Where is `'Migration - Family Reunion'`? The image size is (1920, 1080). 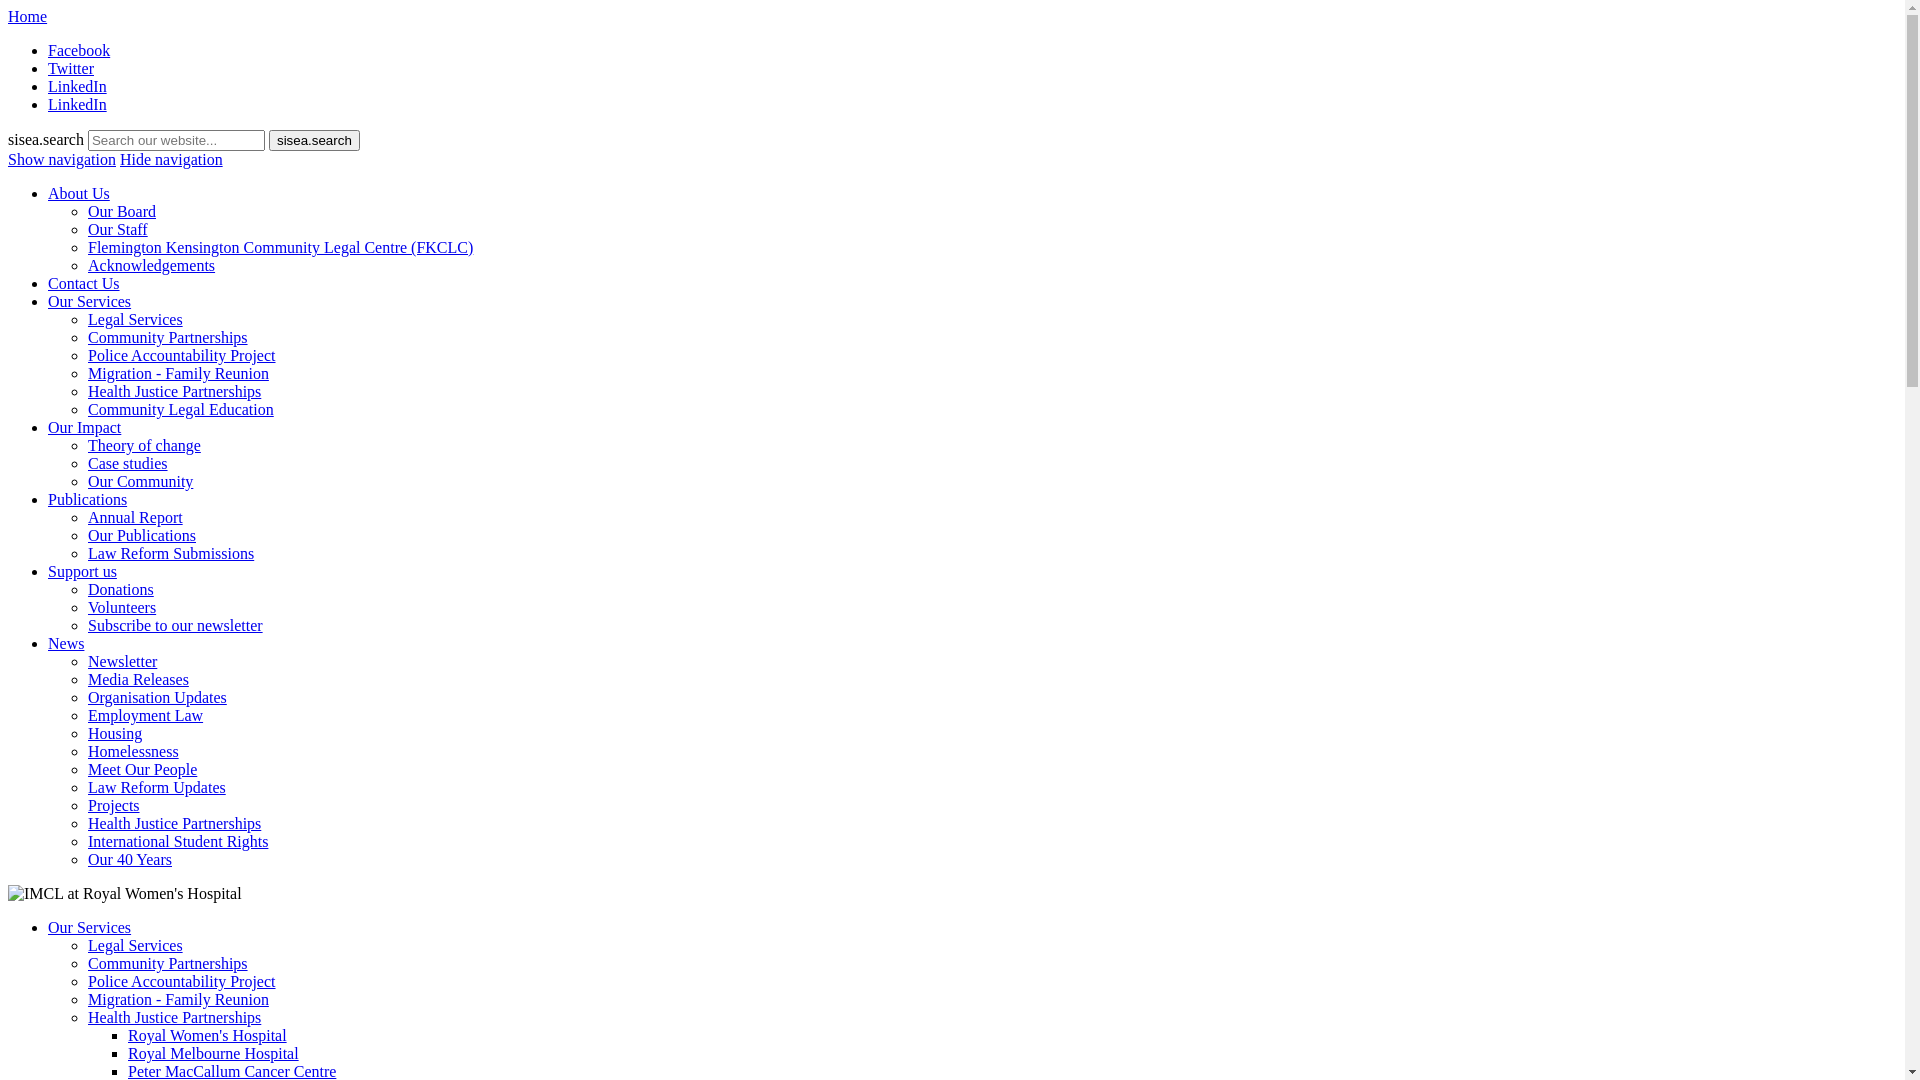 'Migration - Family Reunion' is located at coordinates (178, 999).